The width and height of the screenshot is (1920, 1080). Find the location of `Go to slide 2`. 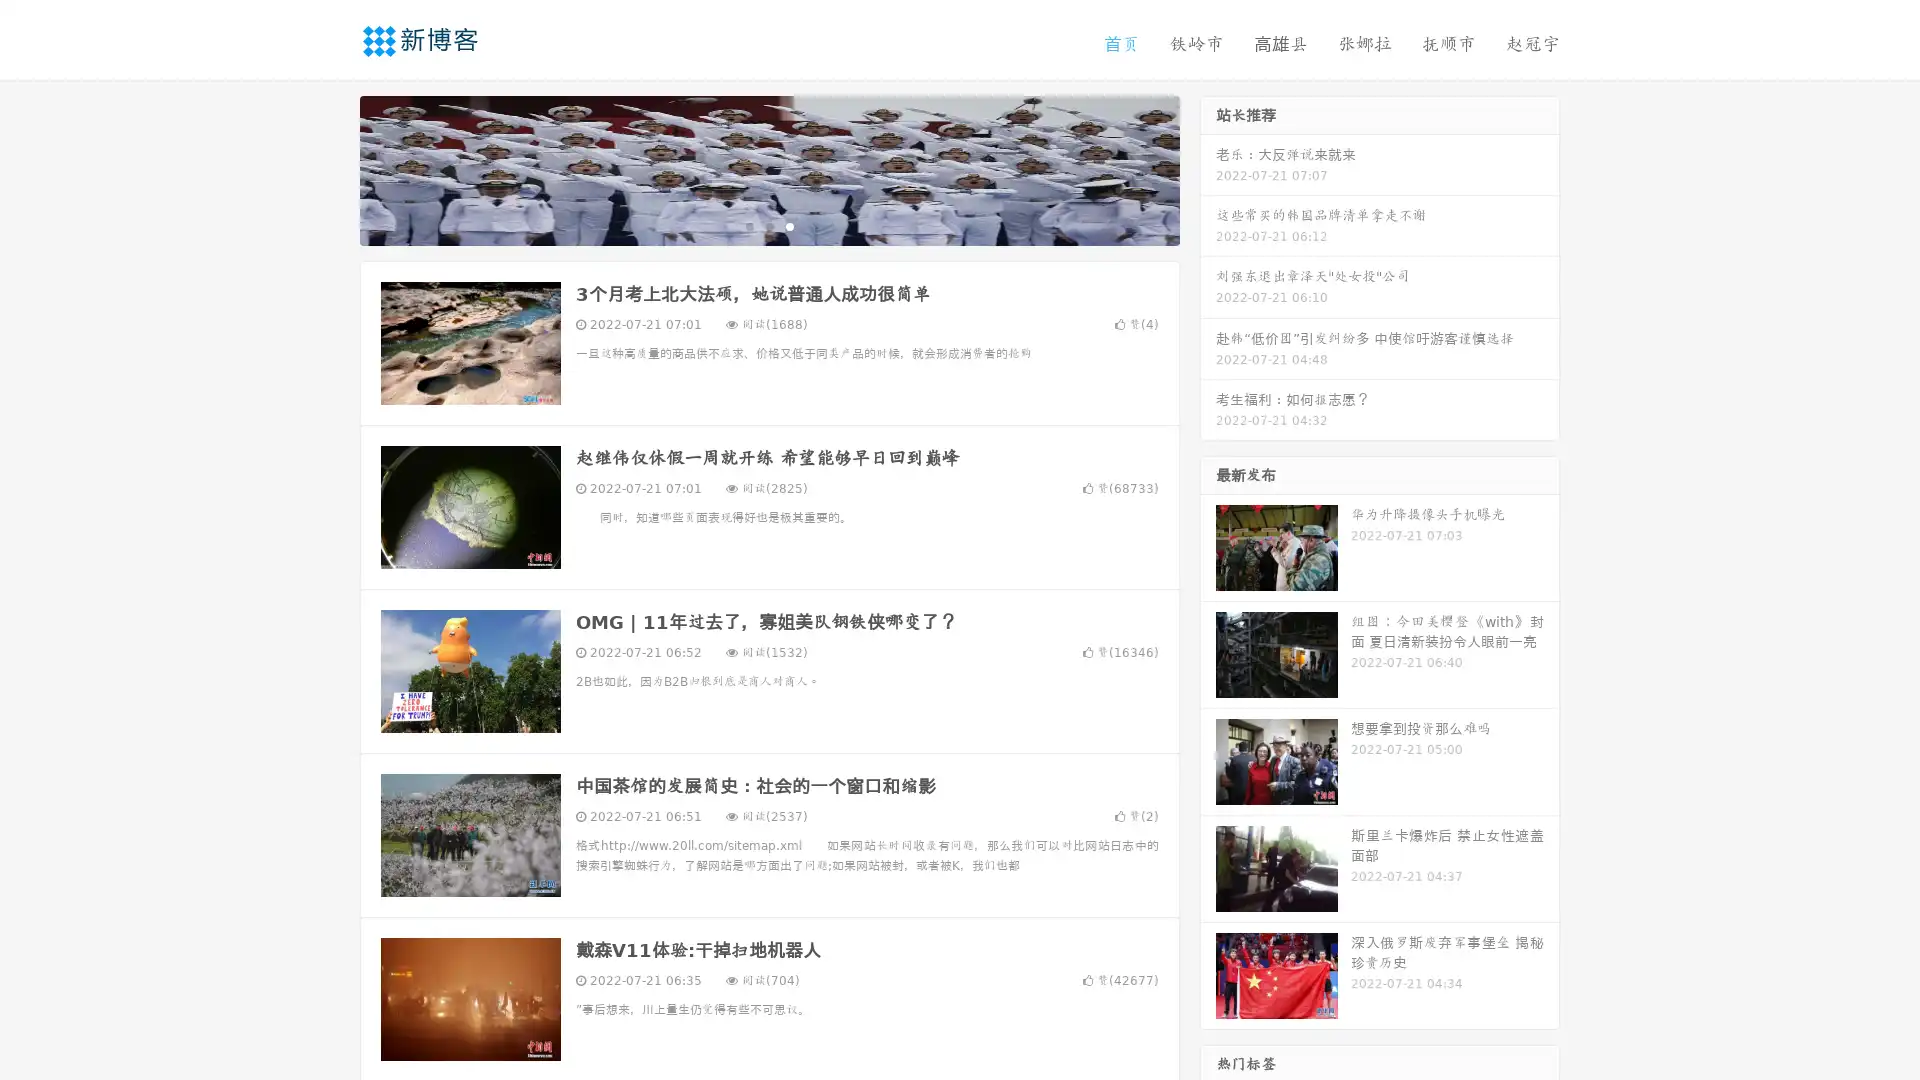

Go to slide 2 is located at coordinates (768, 225).